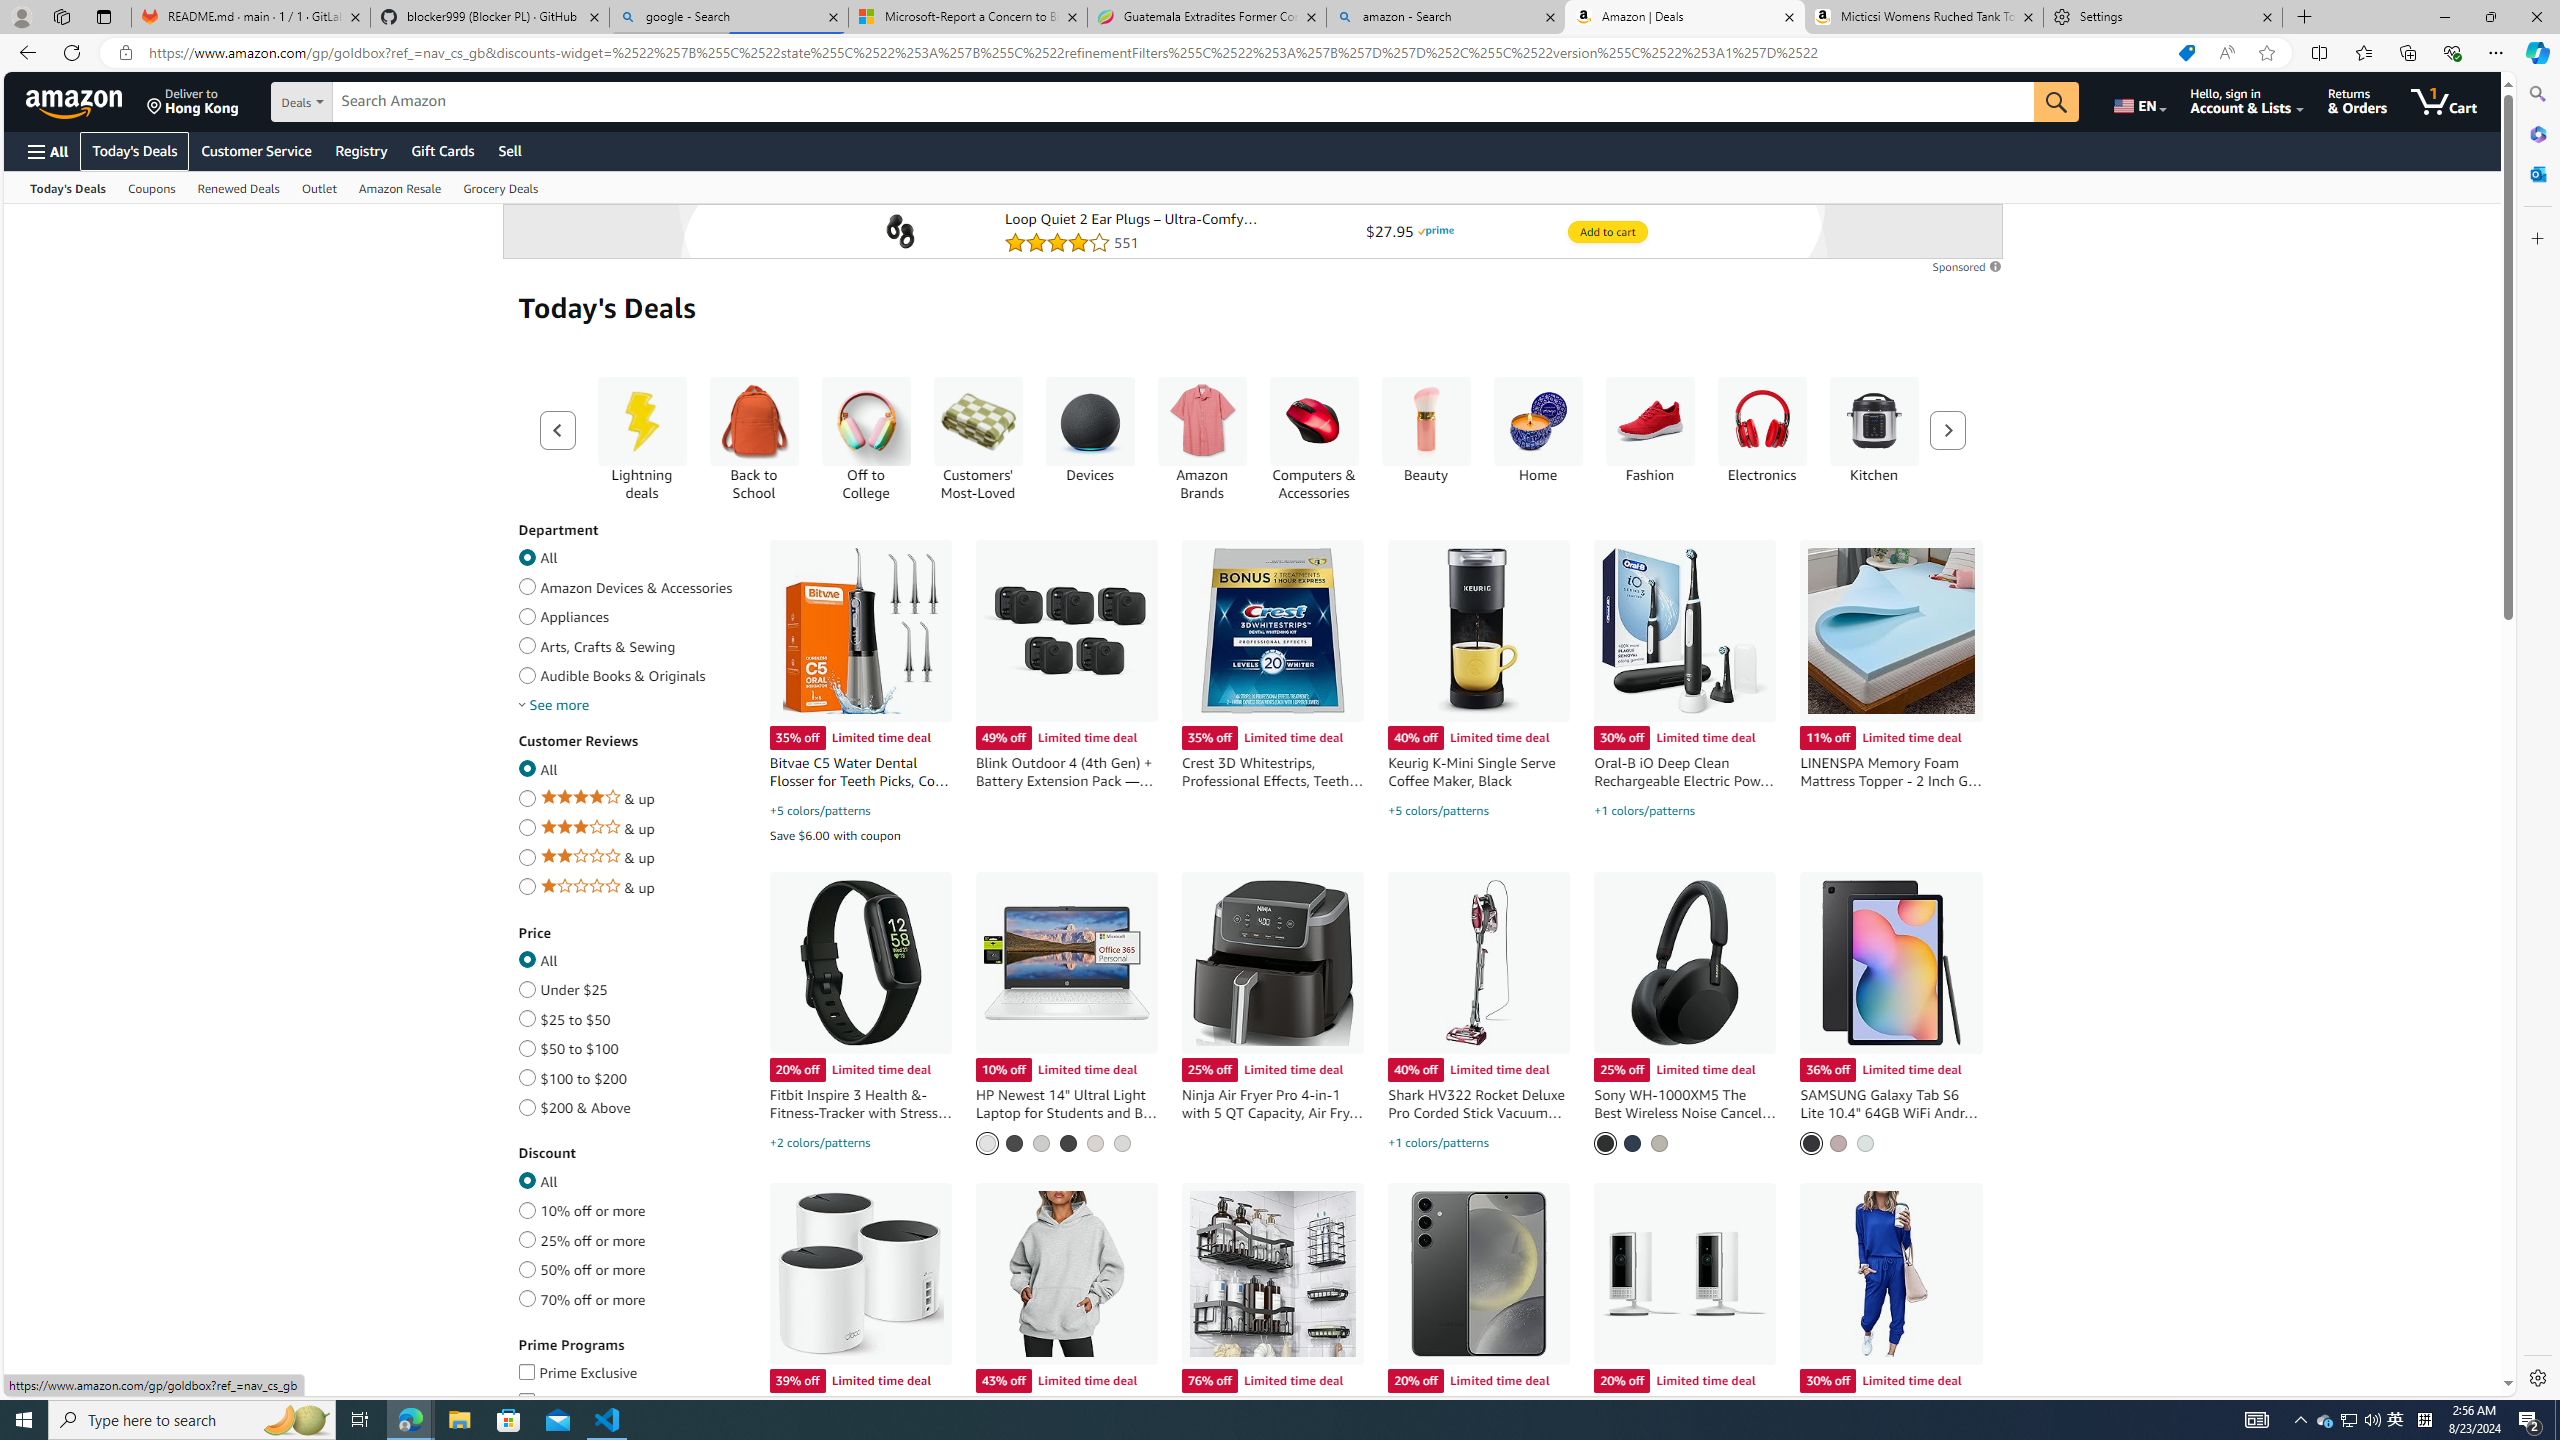 This screenshot has height=1440, width=2560. Describe the element at coordinates (441, 150) in the screenshot. I see `'Gift Cards'` at that location.